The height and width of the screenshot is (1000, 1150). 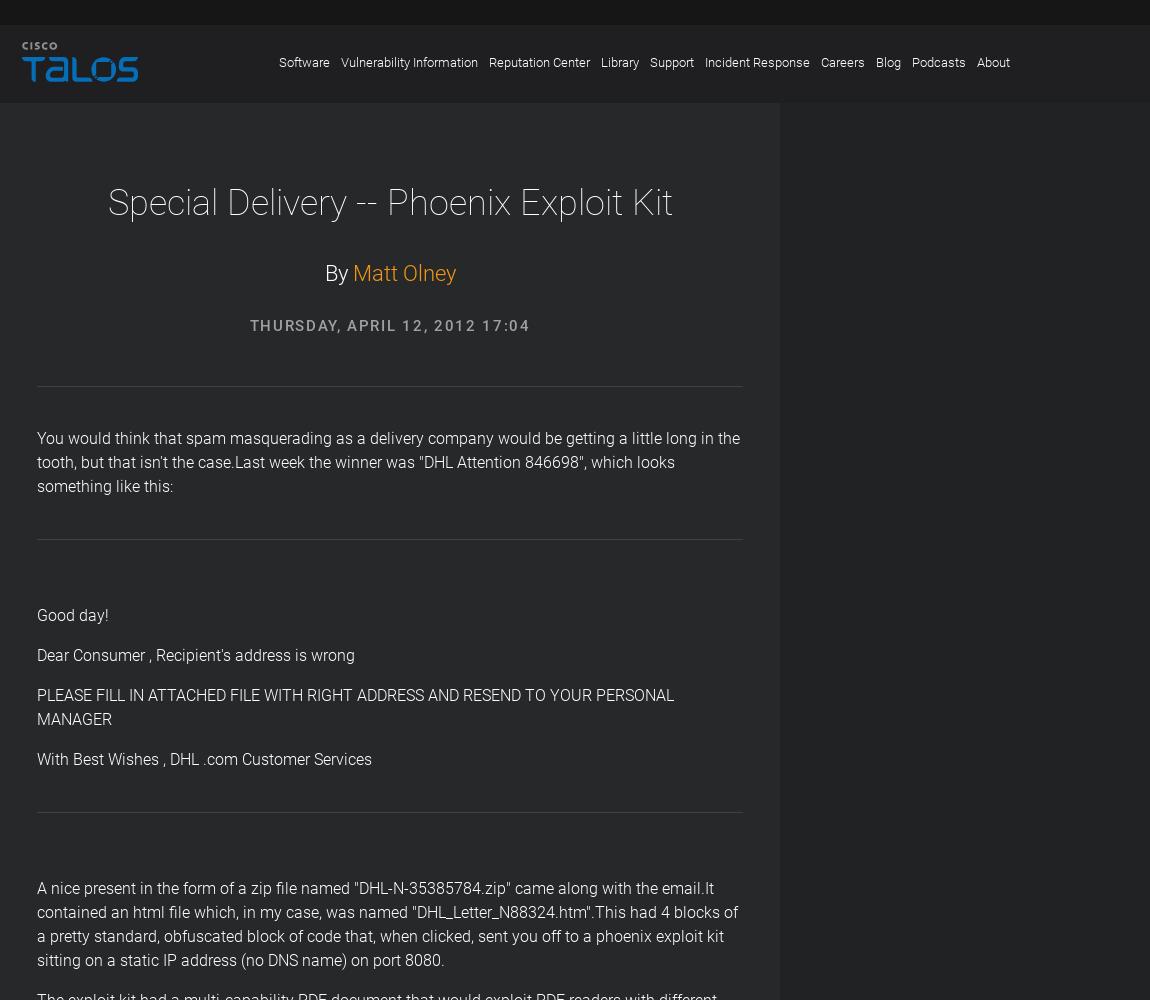 What do you see at coordinates (194, 655) in the screenshot?
I see `'Dear Consumer , Recipient's address is wrong'` at bounding box center [194, 655].